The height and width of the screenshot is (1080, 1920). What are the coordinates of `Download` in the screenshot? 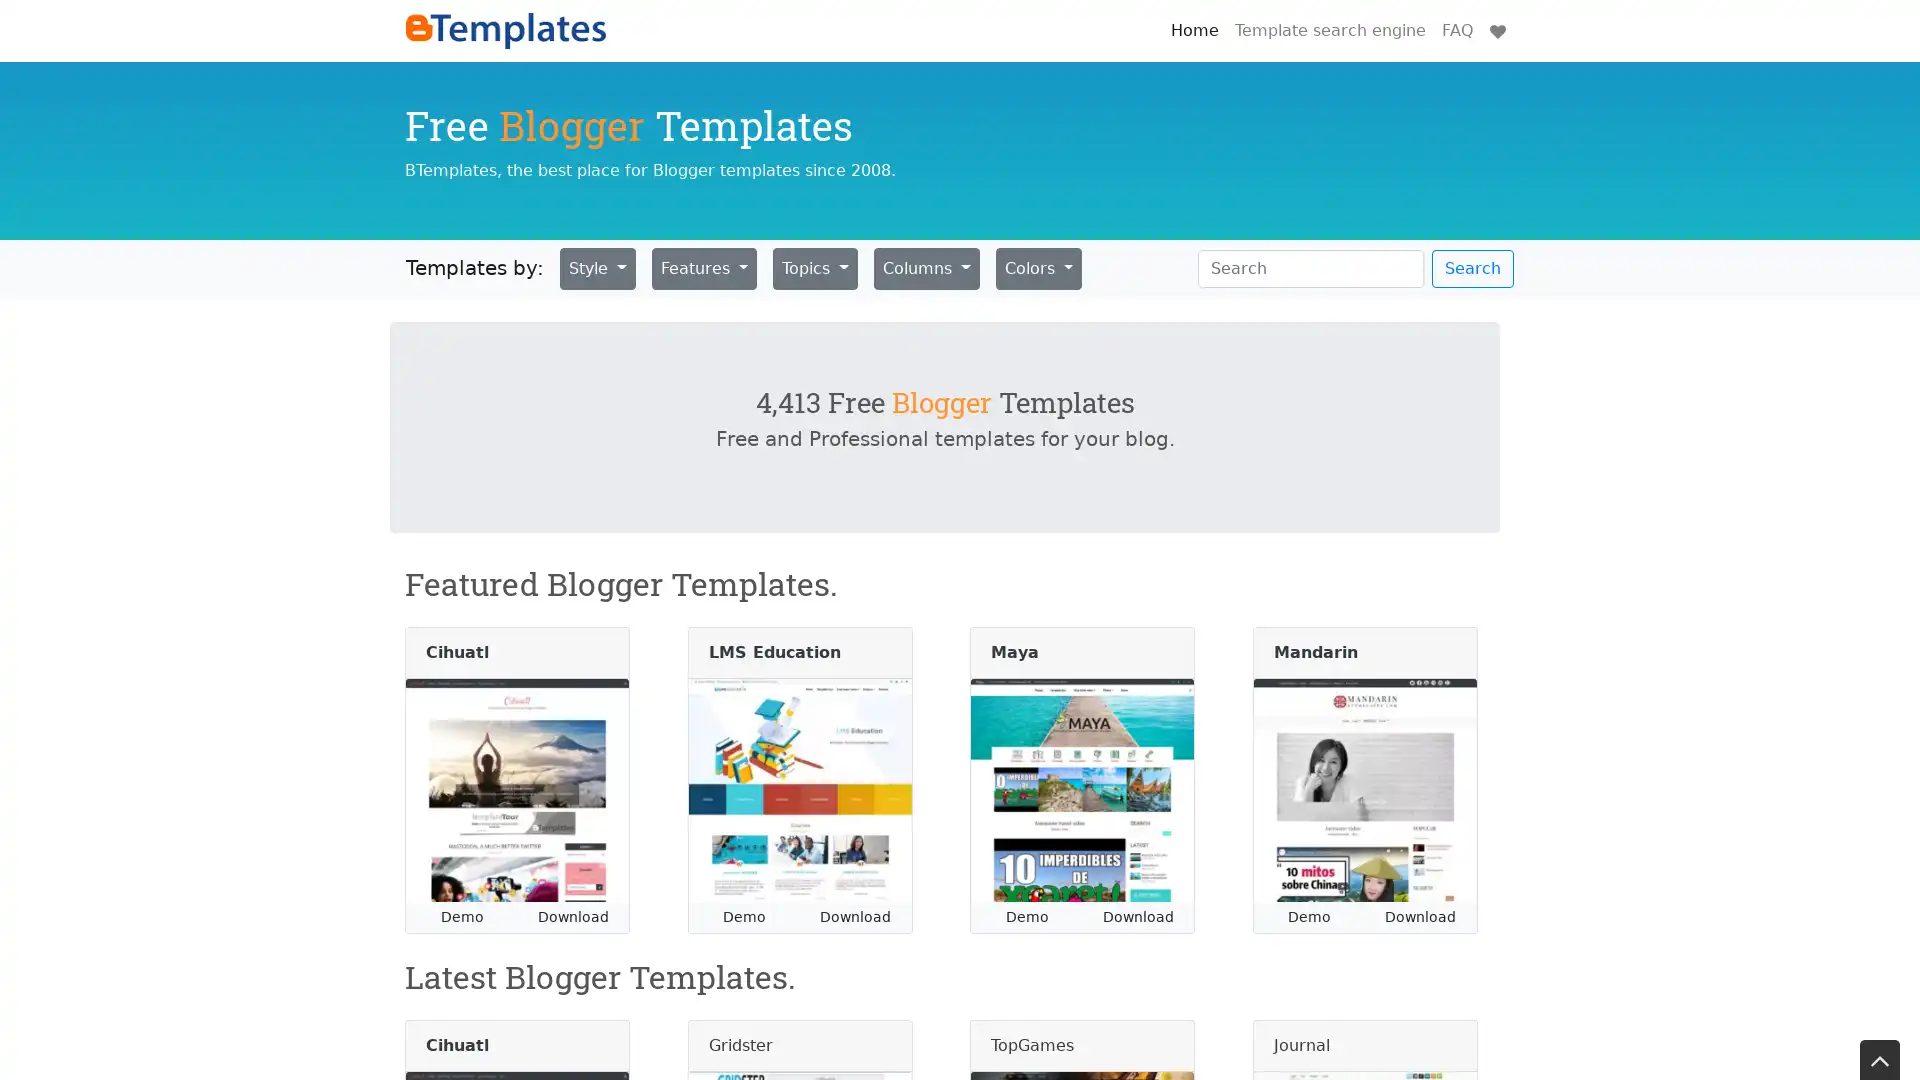 It's located at (1419, 916).